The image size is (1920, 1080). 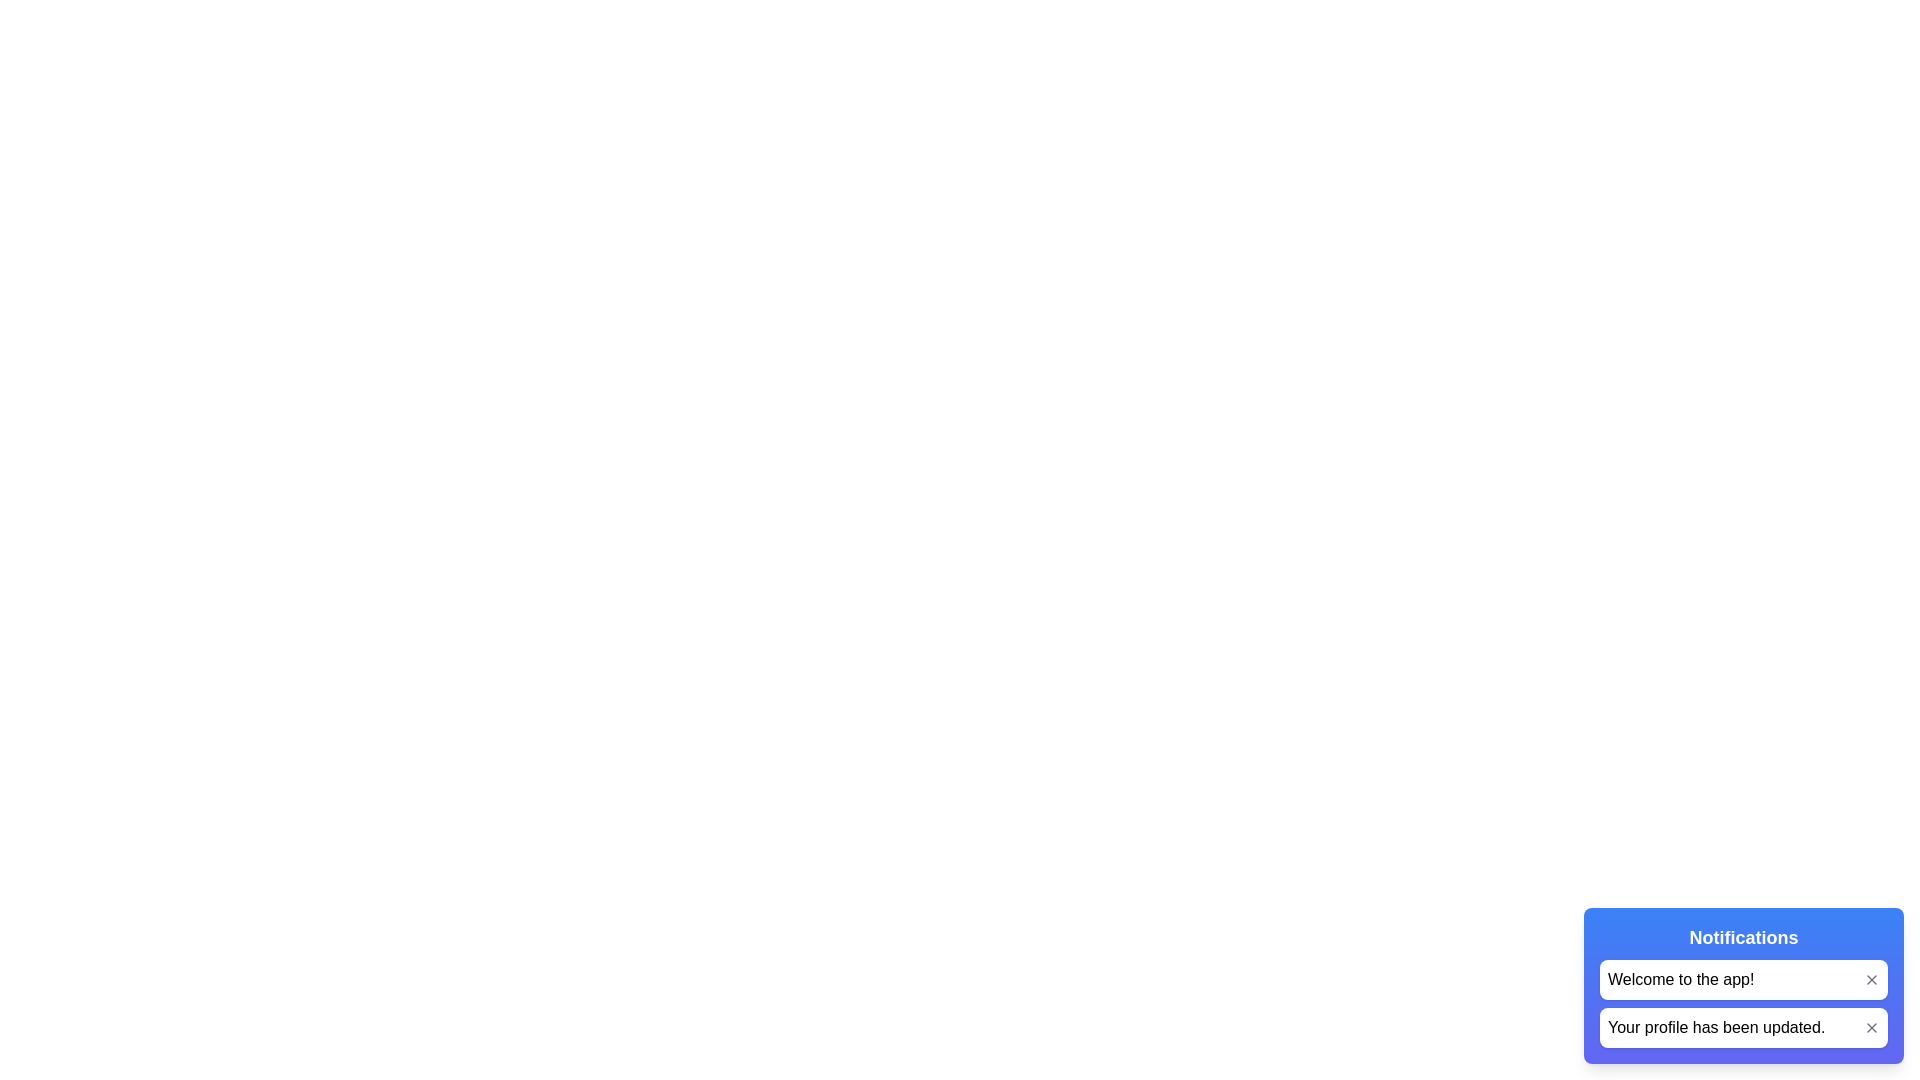 What do you see at coordinates (1871, 1028) in the screenshot?
I see `the close button located at the top-right corner of the notification message 'Your profile has been updated.' to observe the color change` at bounding box center [1871, 1028].